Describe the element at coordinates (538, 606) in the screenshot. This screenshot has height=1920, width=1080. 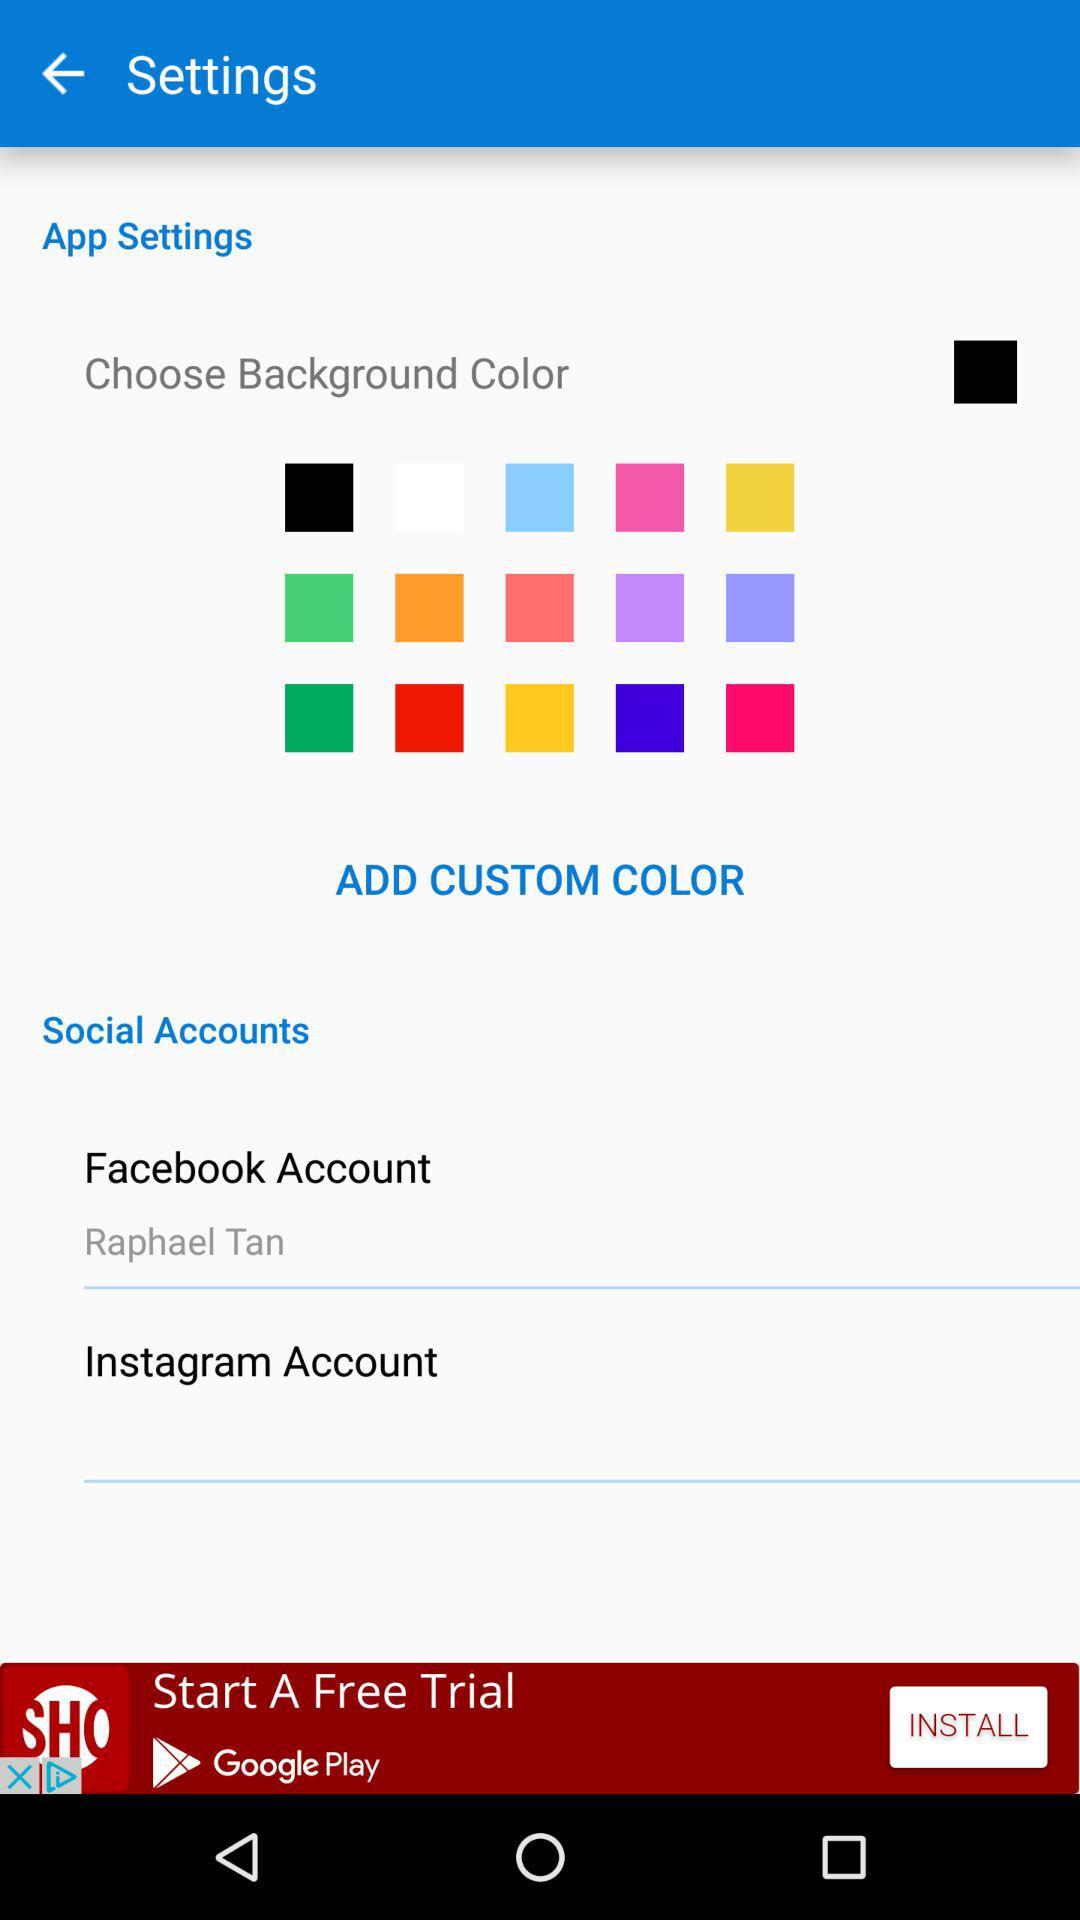
I see `button` at that location.